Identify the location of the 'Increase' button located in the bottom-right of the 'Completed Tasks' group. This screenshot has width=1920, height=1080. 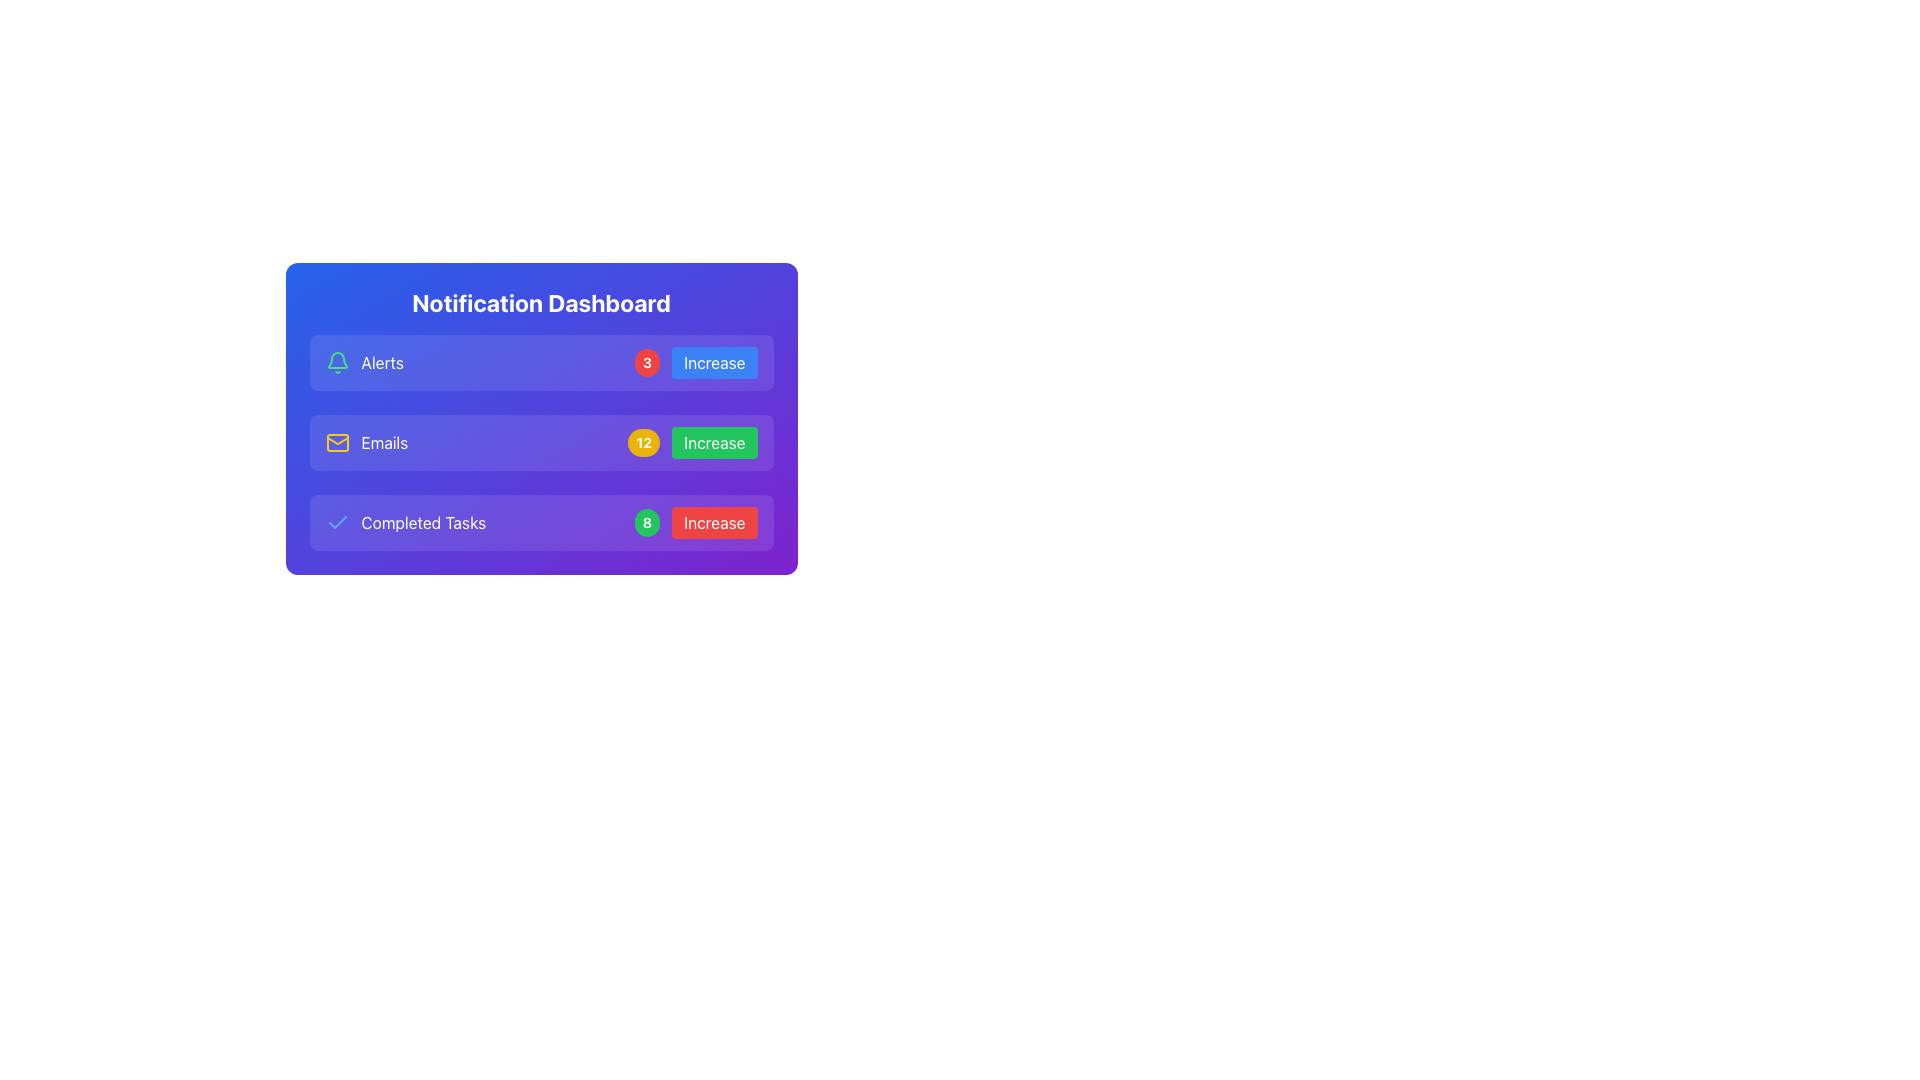
(696, 522).